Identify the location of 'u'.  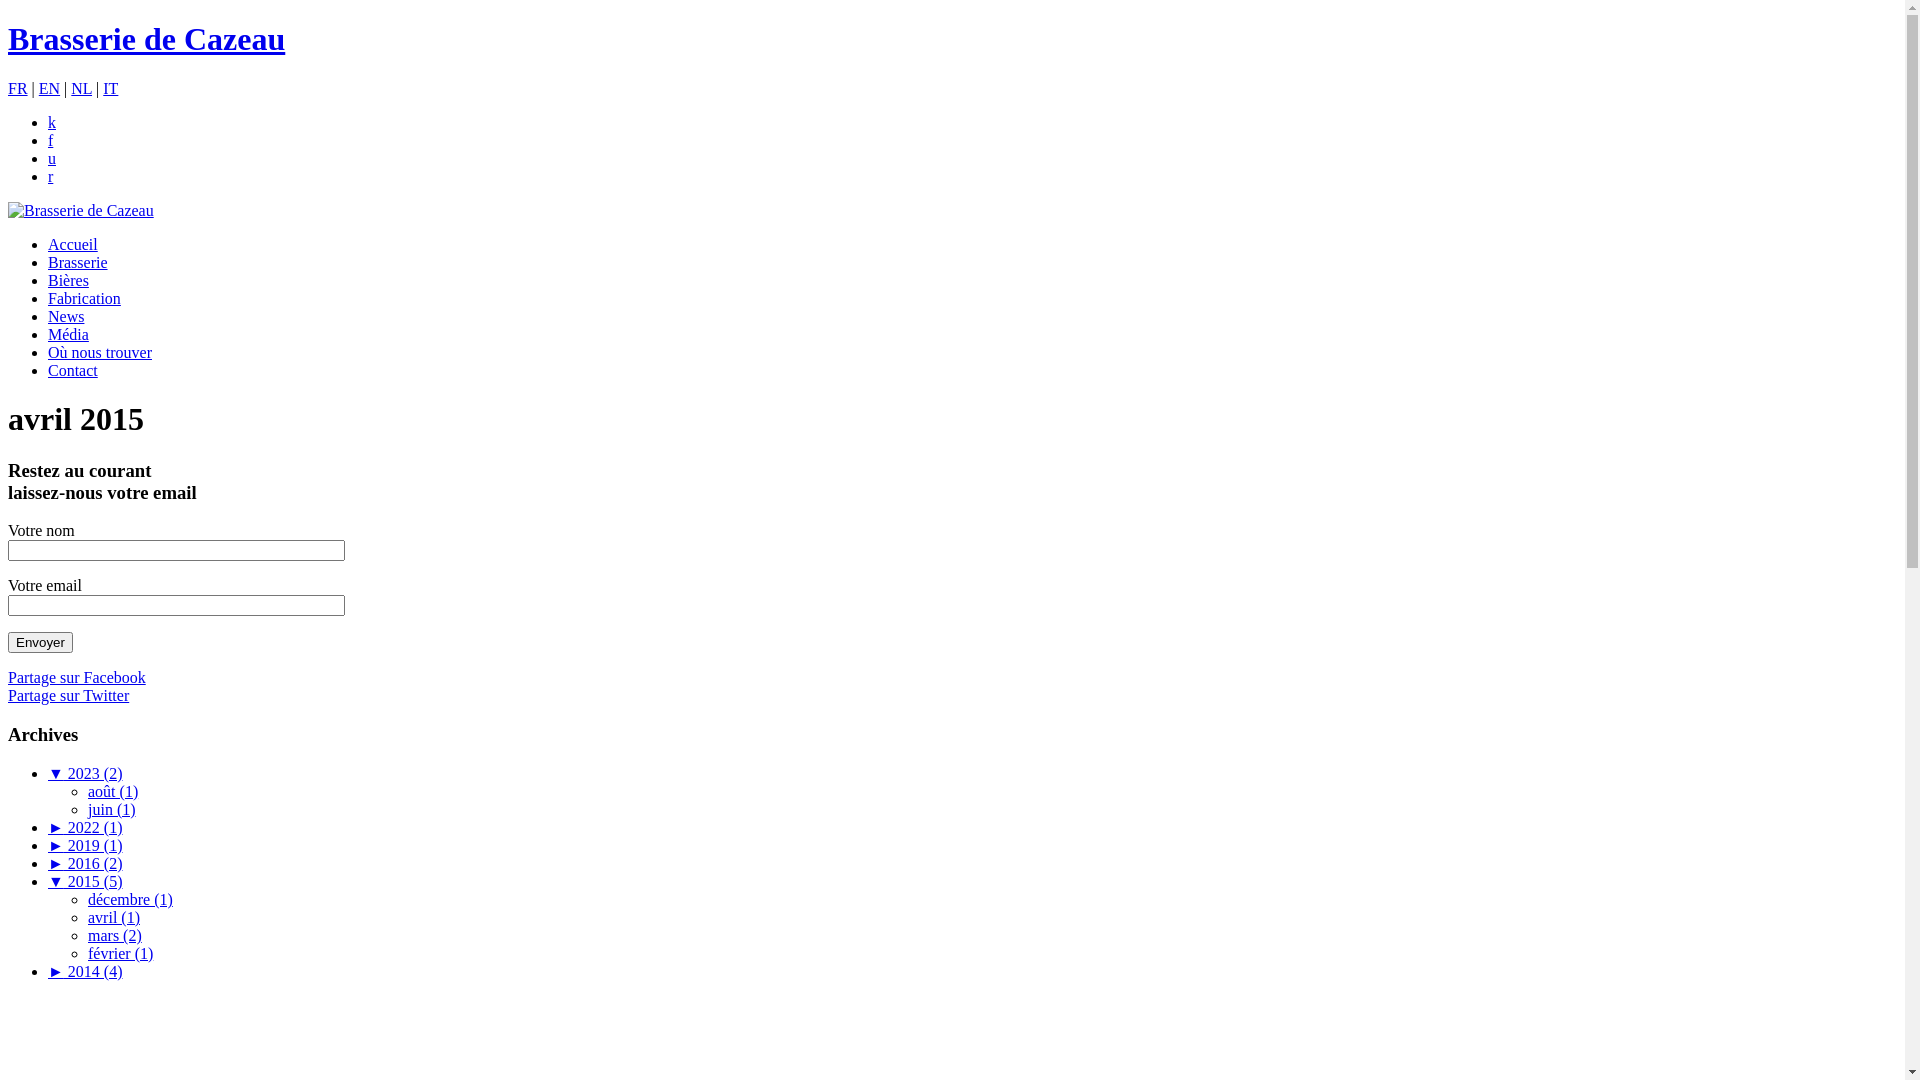
(52, 157).